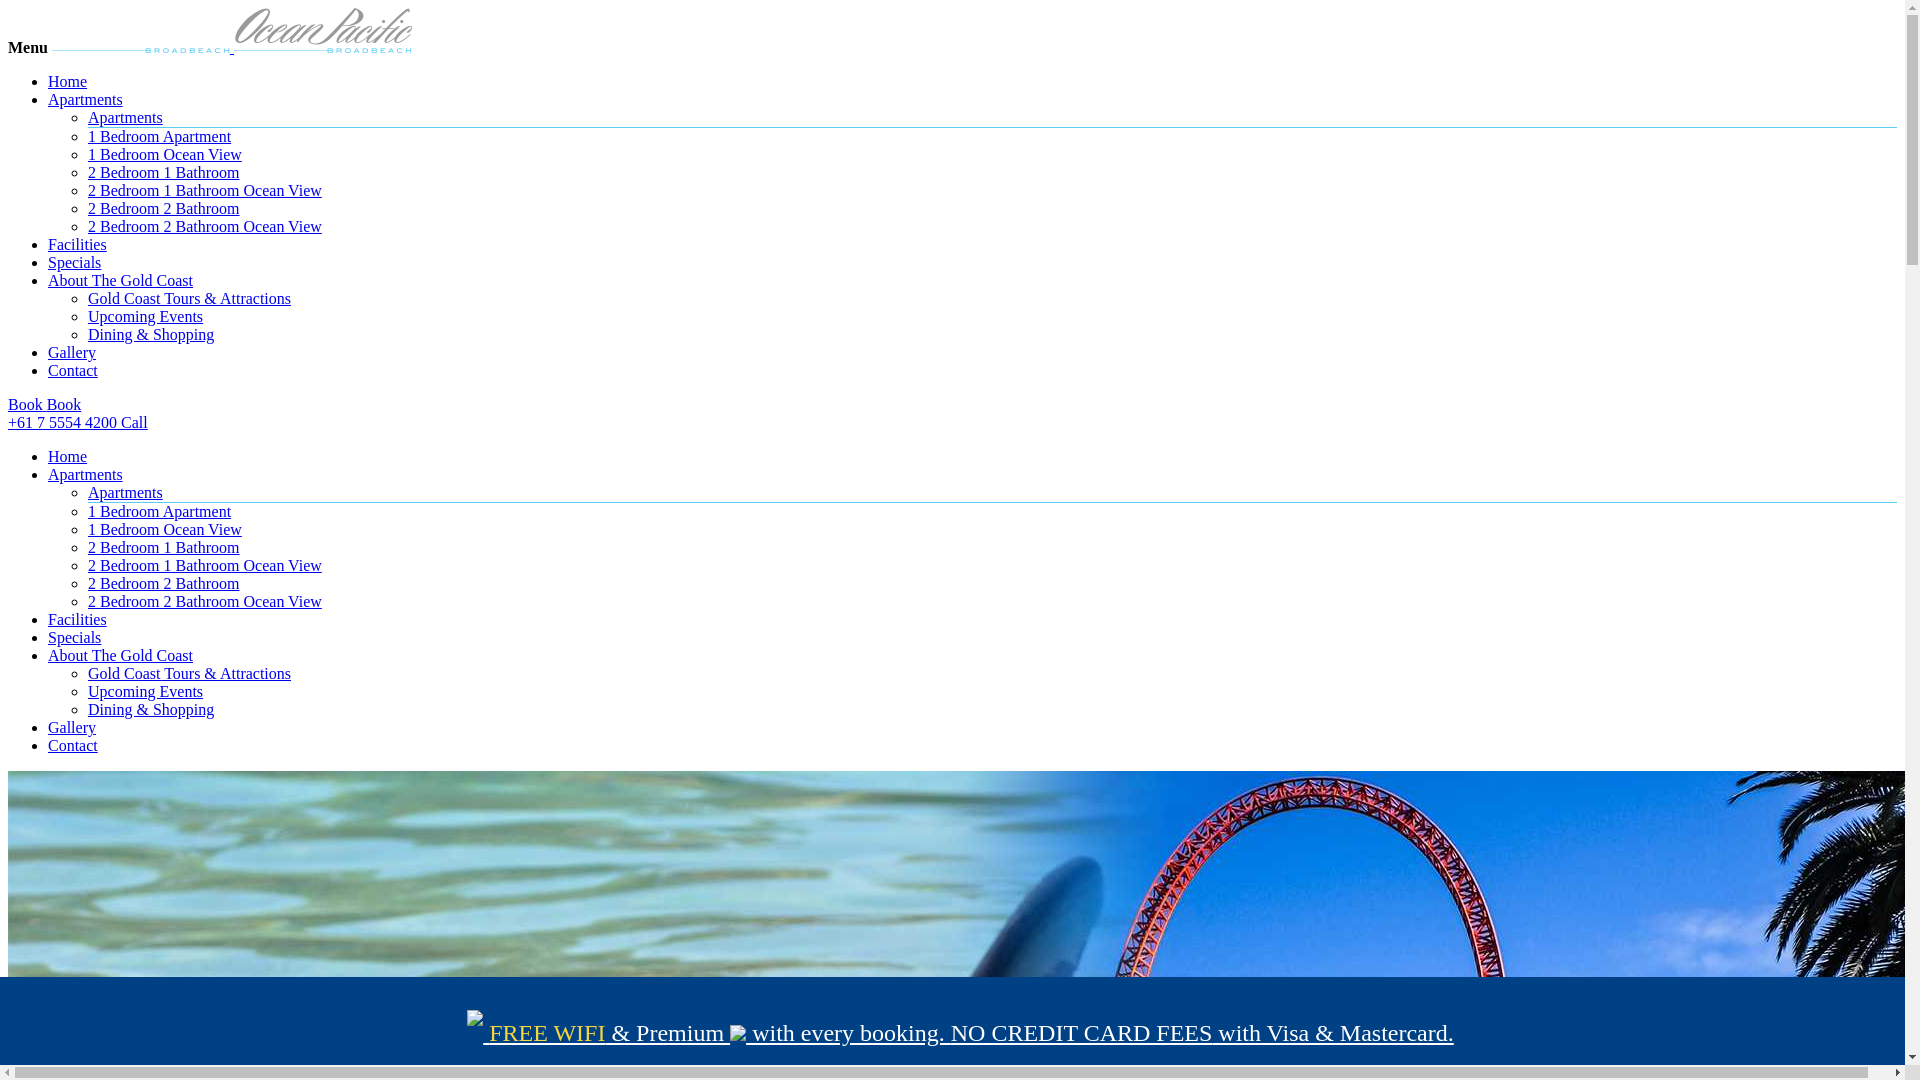 The width and height of the screenshot is (1920, 1080). What do you see at coordinates (28, 46) in the screenshot?
I see `'Menu'` at bounding box center [28, 46].